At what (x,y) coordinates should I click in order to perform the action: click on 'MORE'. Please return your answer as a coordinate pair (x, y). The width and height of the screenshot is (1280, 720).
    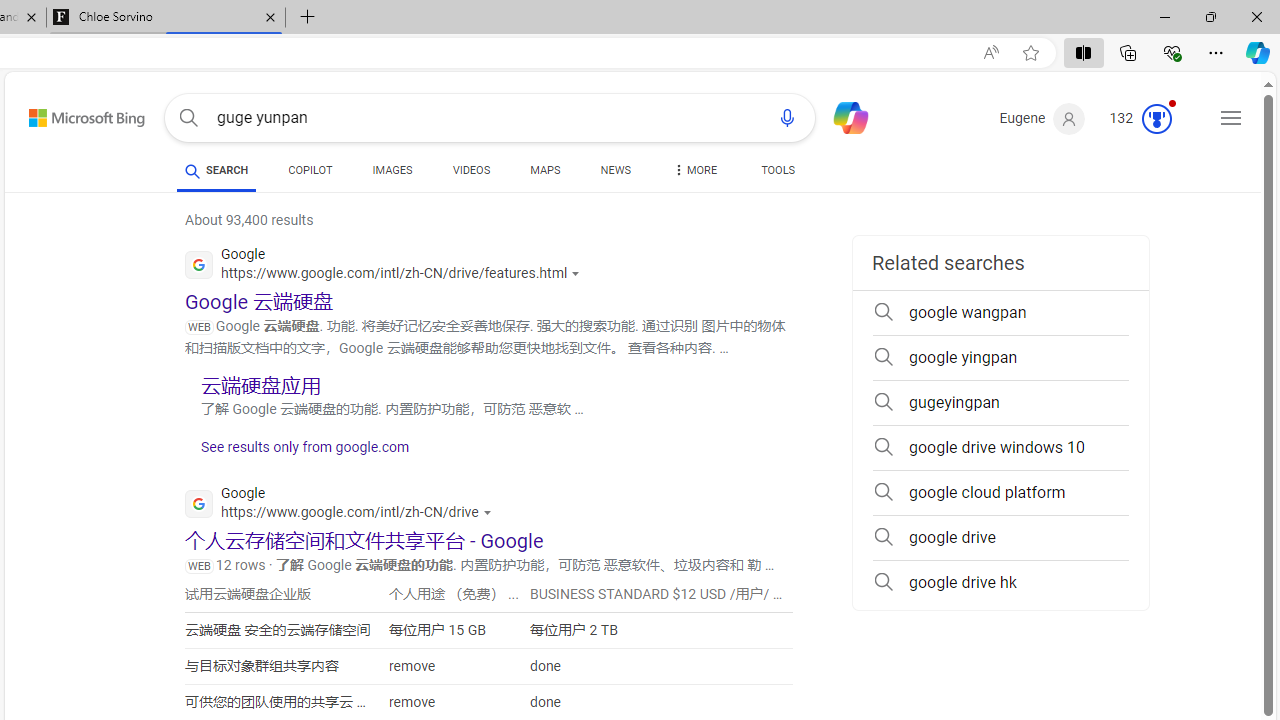
    Looking at the image, I should click on (693, 172).